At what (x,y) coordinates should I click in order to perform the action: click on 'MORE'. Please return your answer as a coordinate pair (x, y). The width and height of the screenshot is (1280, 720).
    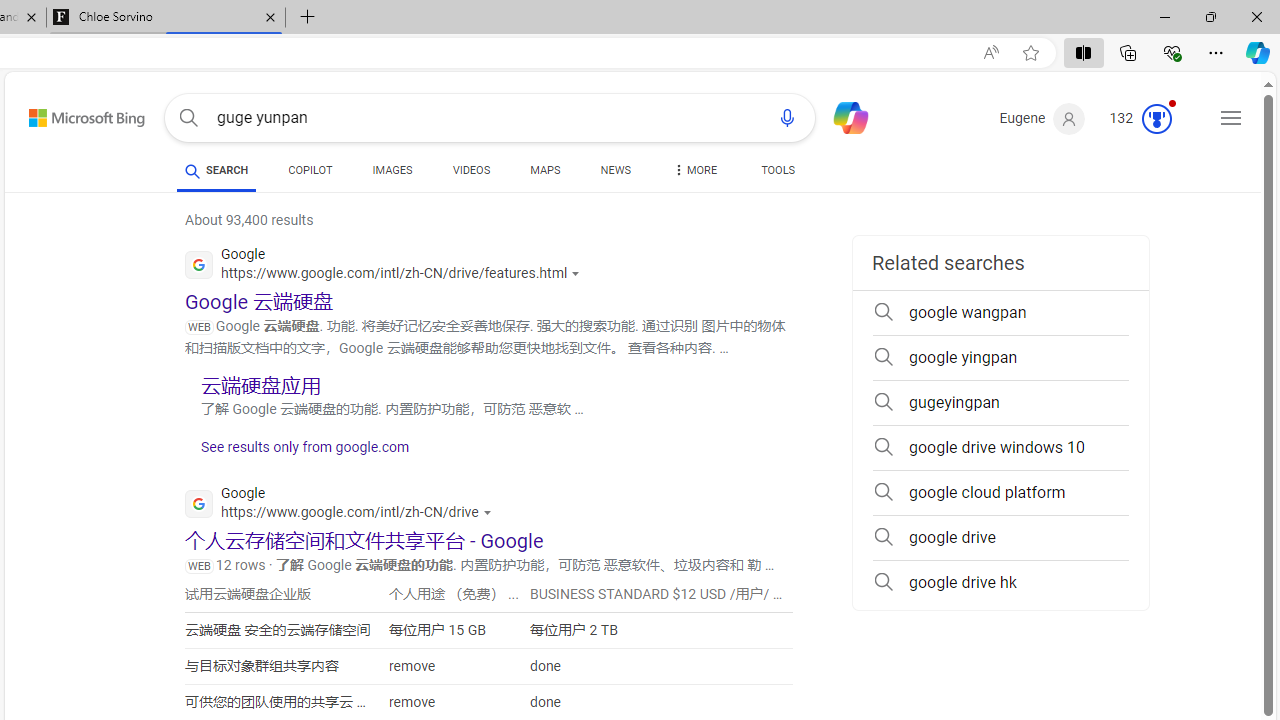
    Looking at the image, I should click on (693, 172).